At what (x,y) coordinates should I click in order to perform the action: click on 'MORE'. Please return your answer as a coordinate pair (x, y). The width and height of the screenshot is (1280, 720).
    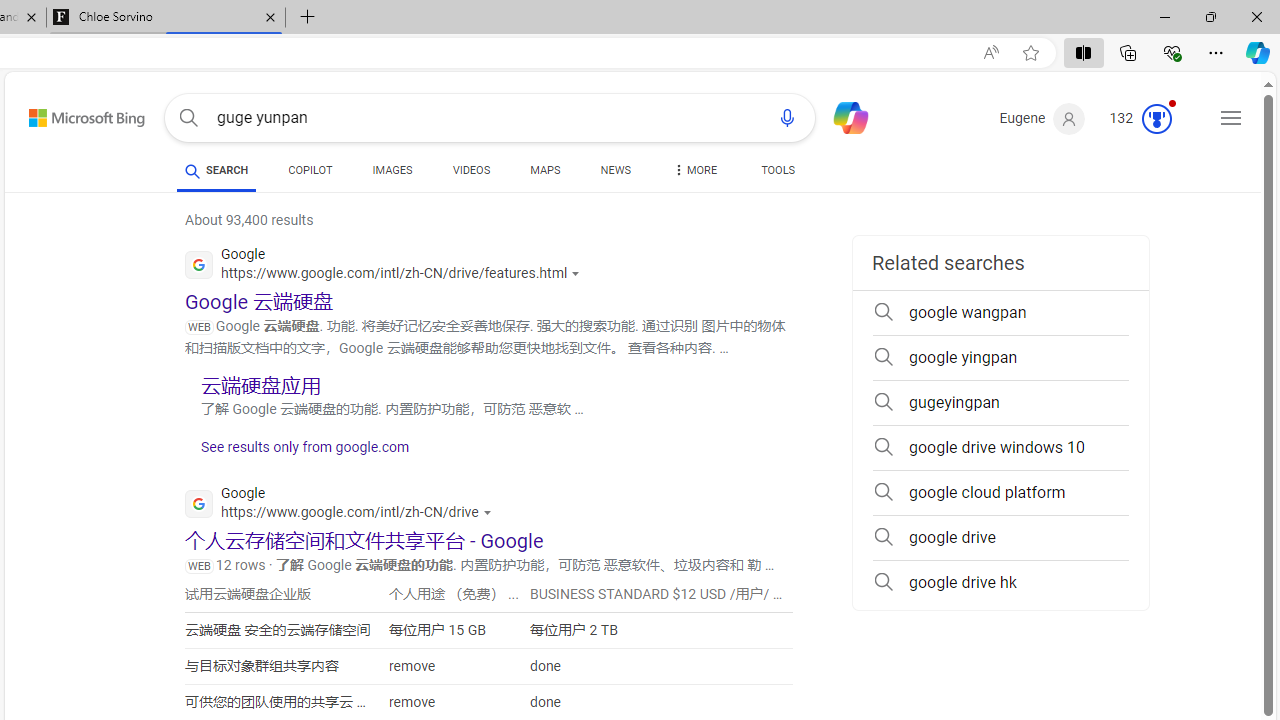
    Looking at the image, I should click on (693, 172).